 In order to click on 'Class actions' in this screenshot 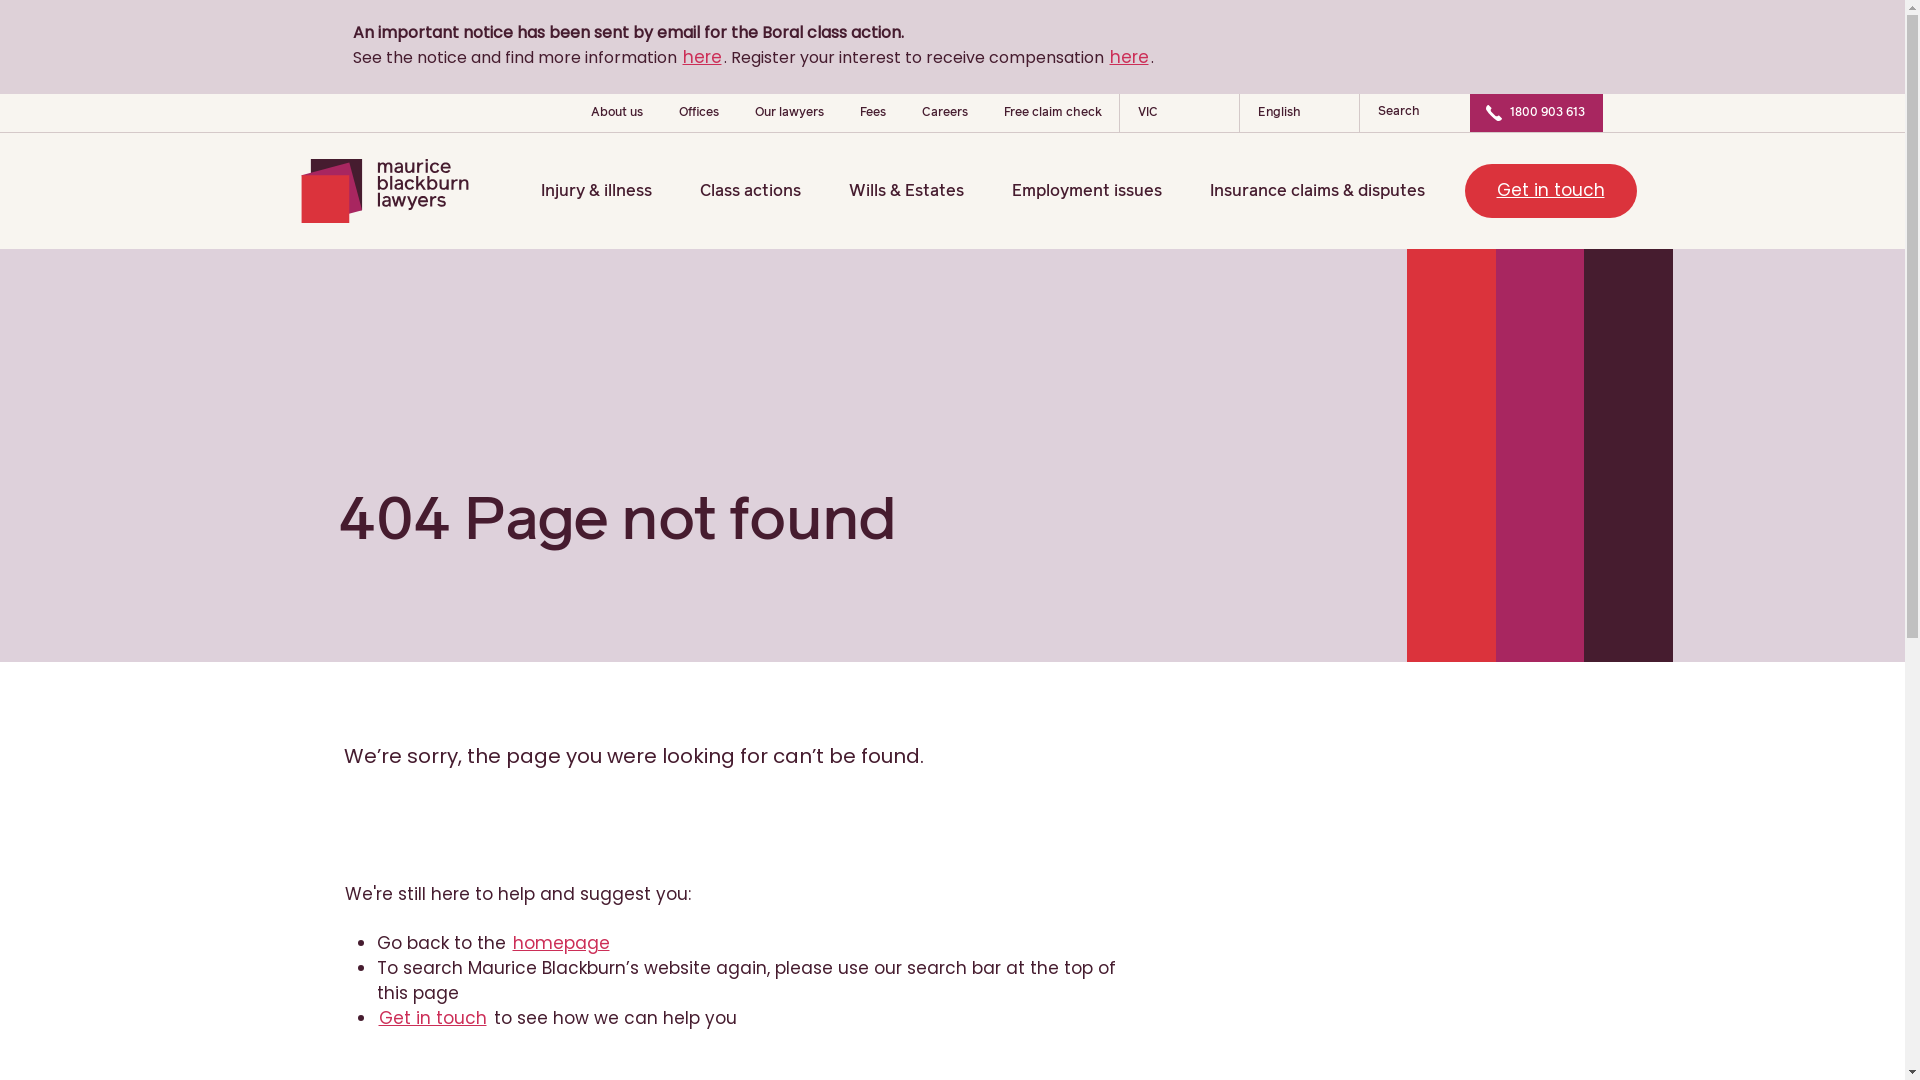, I will do `click(765, 191)`.